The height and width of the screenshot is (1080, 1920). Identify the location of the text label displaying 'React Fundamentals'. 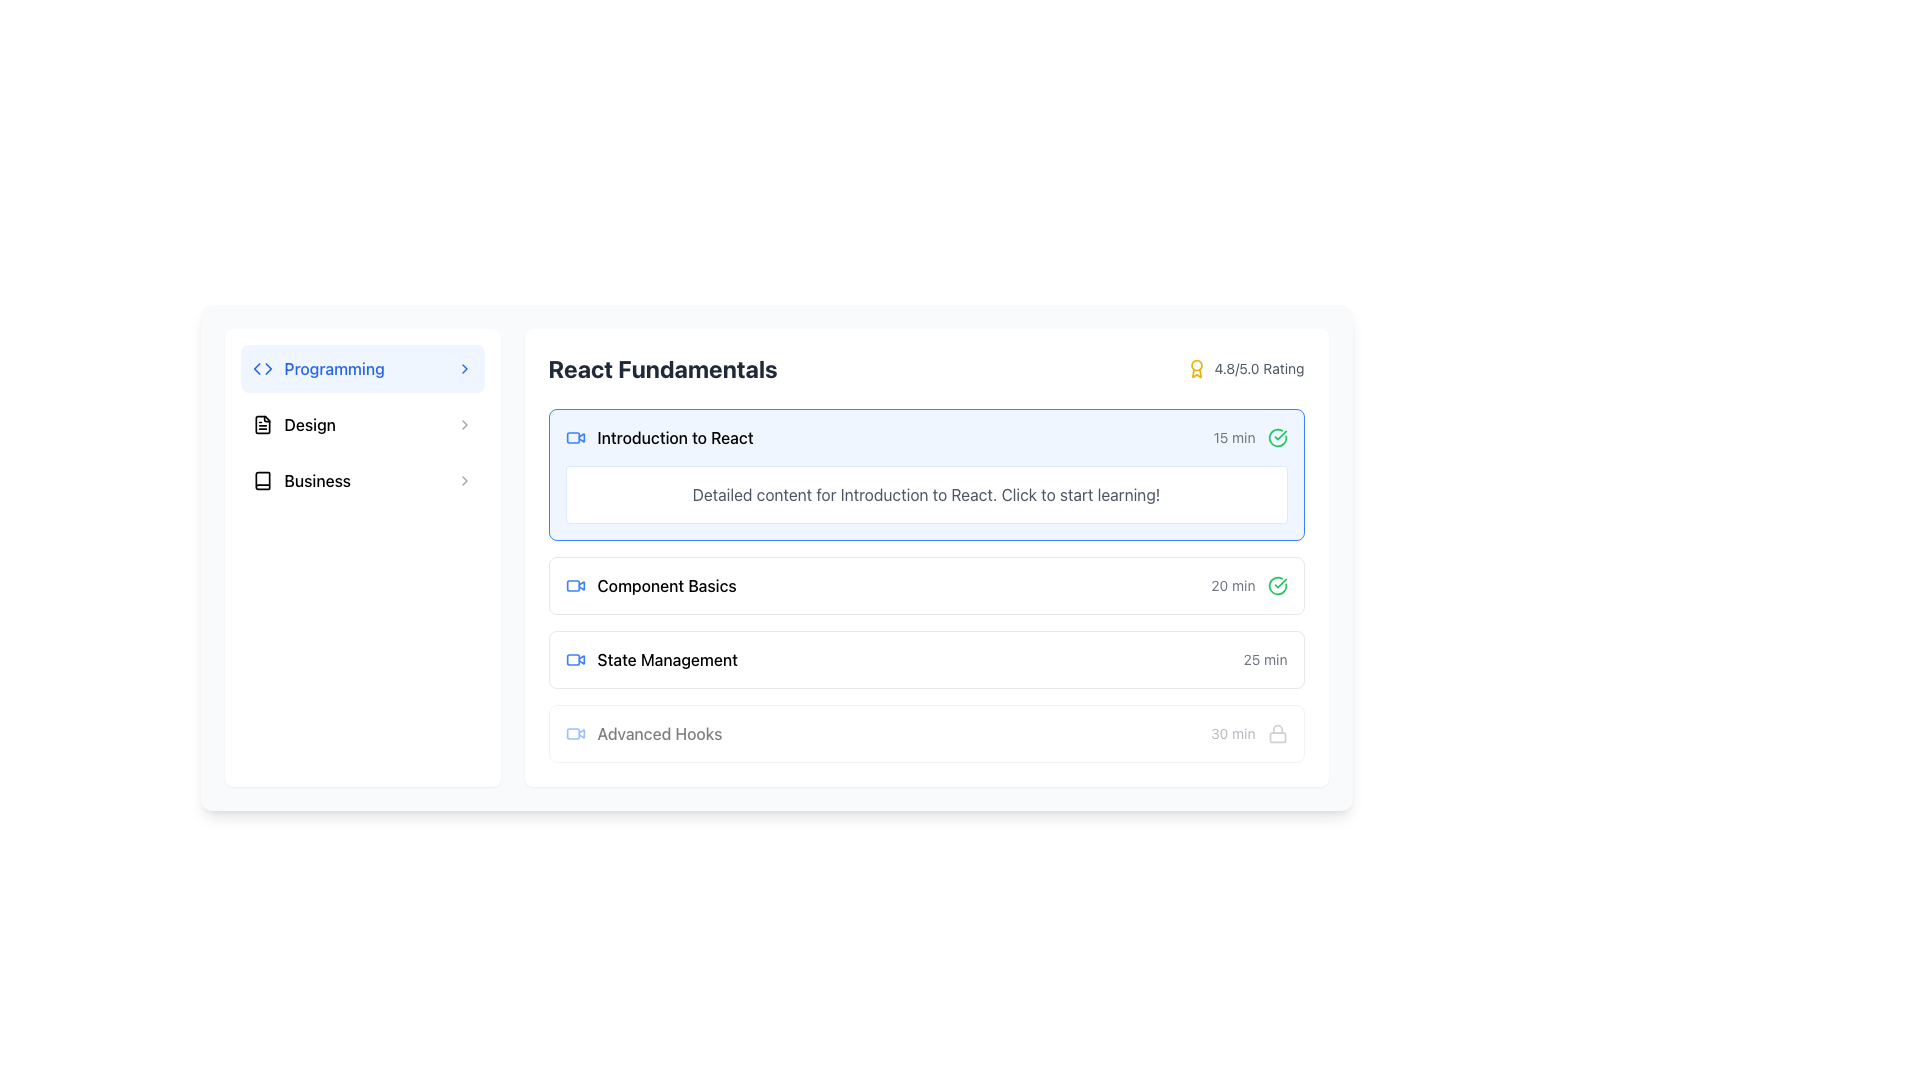
(675, 437).